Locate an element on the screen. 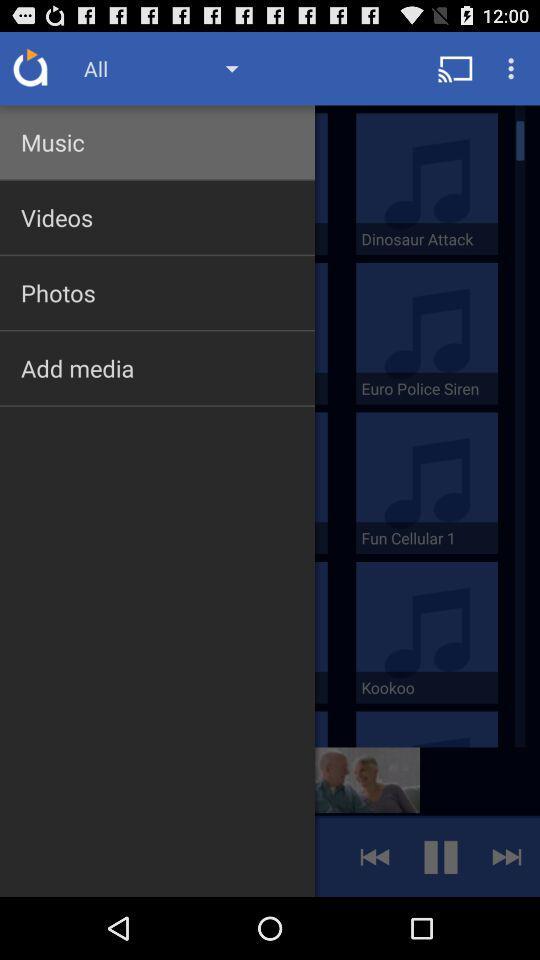 The width and height of the screenshot is (540, 960). the pause icon is located at coordinates (441, 917).